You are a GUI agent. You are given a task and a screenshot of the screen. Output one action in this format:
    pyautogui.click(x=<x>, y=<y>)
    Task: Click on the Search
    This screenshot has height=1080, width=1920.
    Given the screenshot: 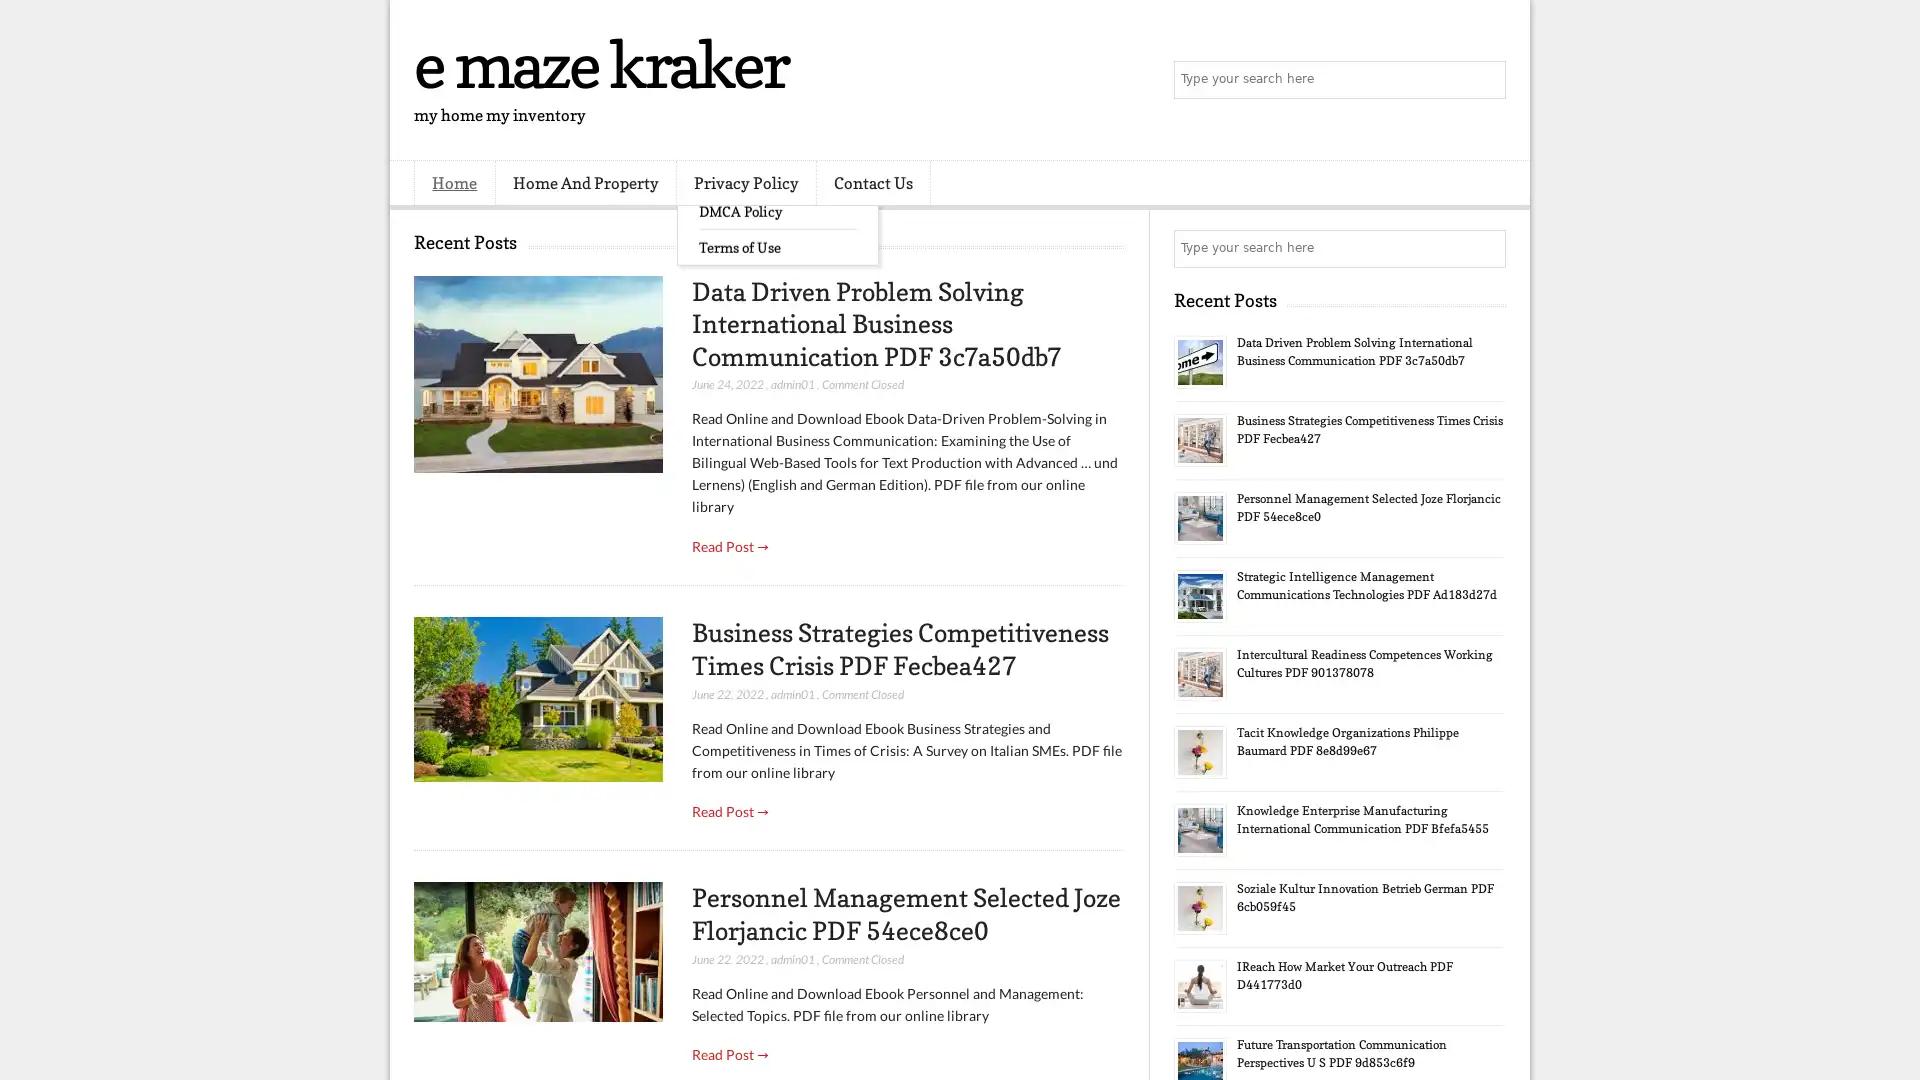 What is the action you would take?
    pyautogui.click(x=1485, y=80)
    